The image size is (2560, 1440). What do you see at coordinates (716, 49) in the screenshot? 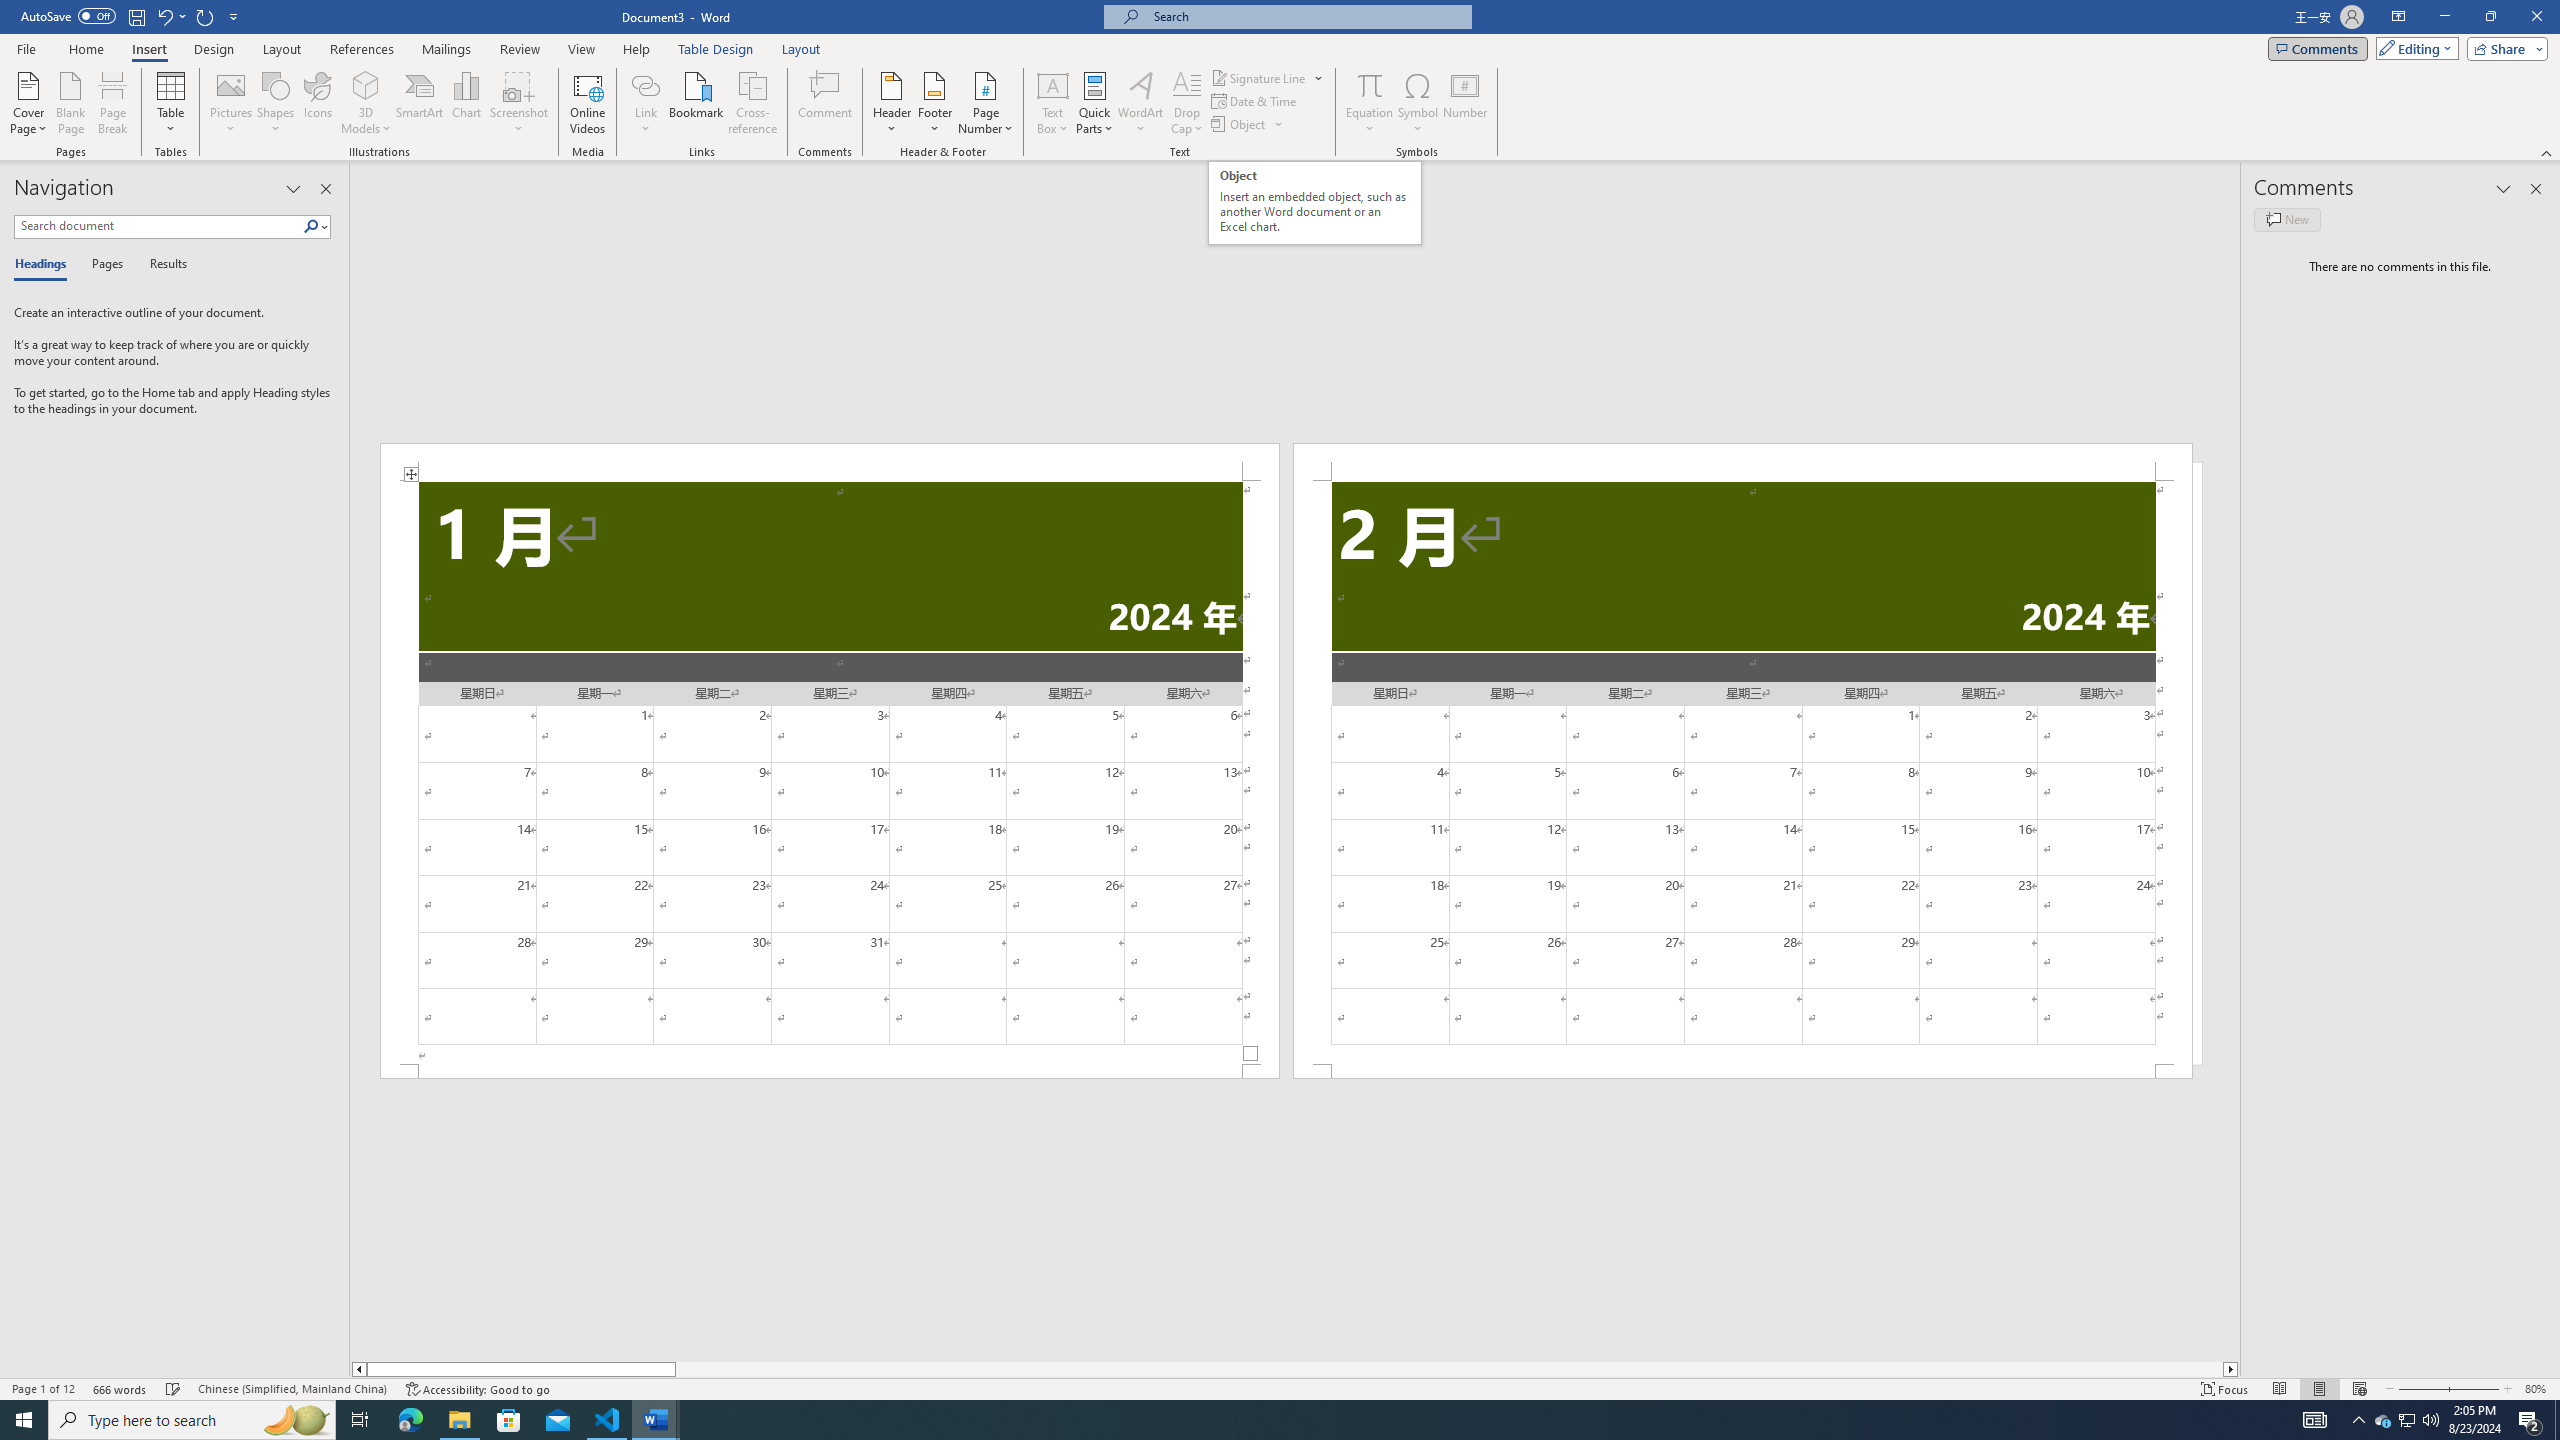
I see `'Table Design'` at bounding box center [716, 49].